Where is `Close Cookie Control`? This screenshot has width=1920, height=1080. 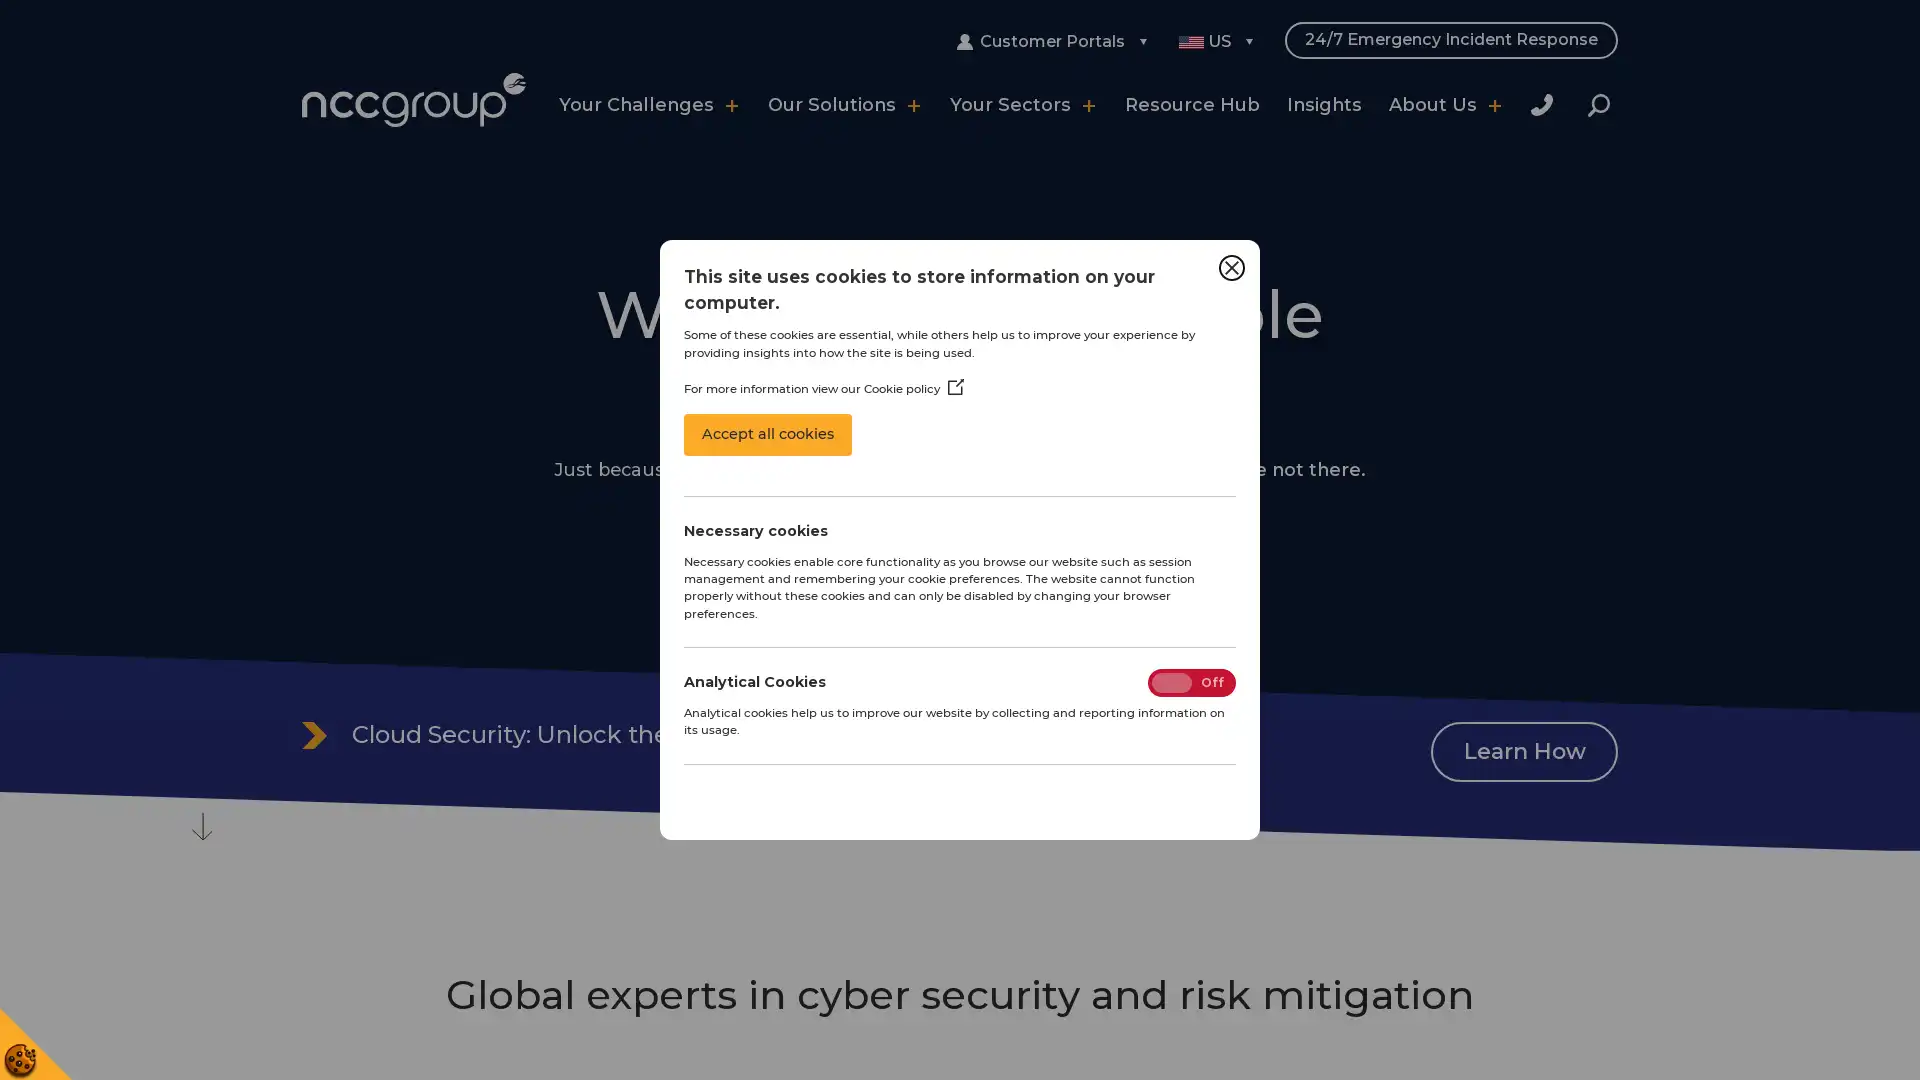
Close Cookie Control is located at coordinates (1231, 266).